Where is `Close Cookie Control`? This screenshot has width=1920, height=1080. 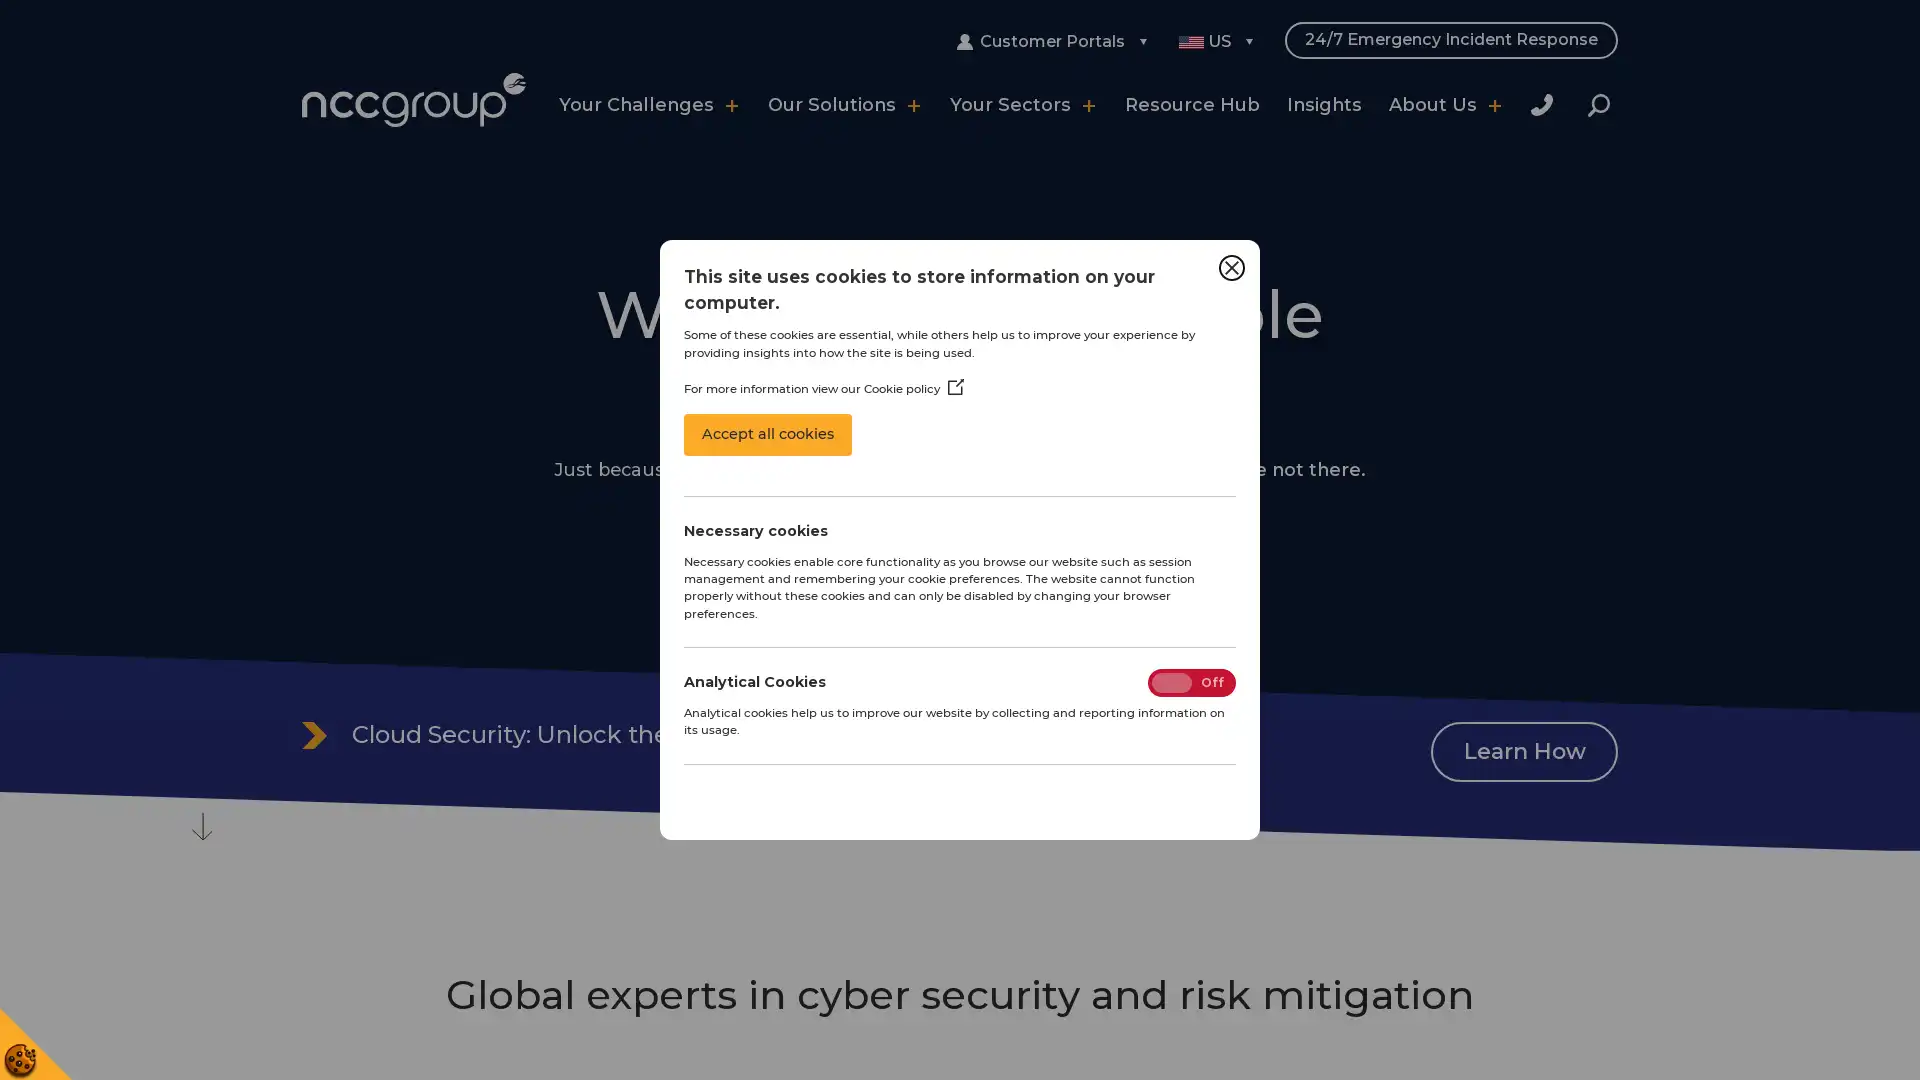
Close Cookie Control is located at coordinates (1231, 266).